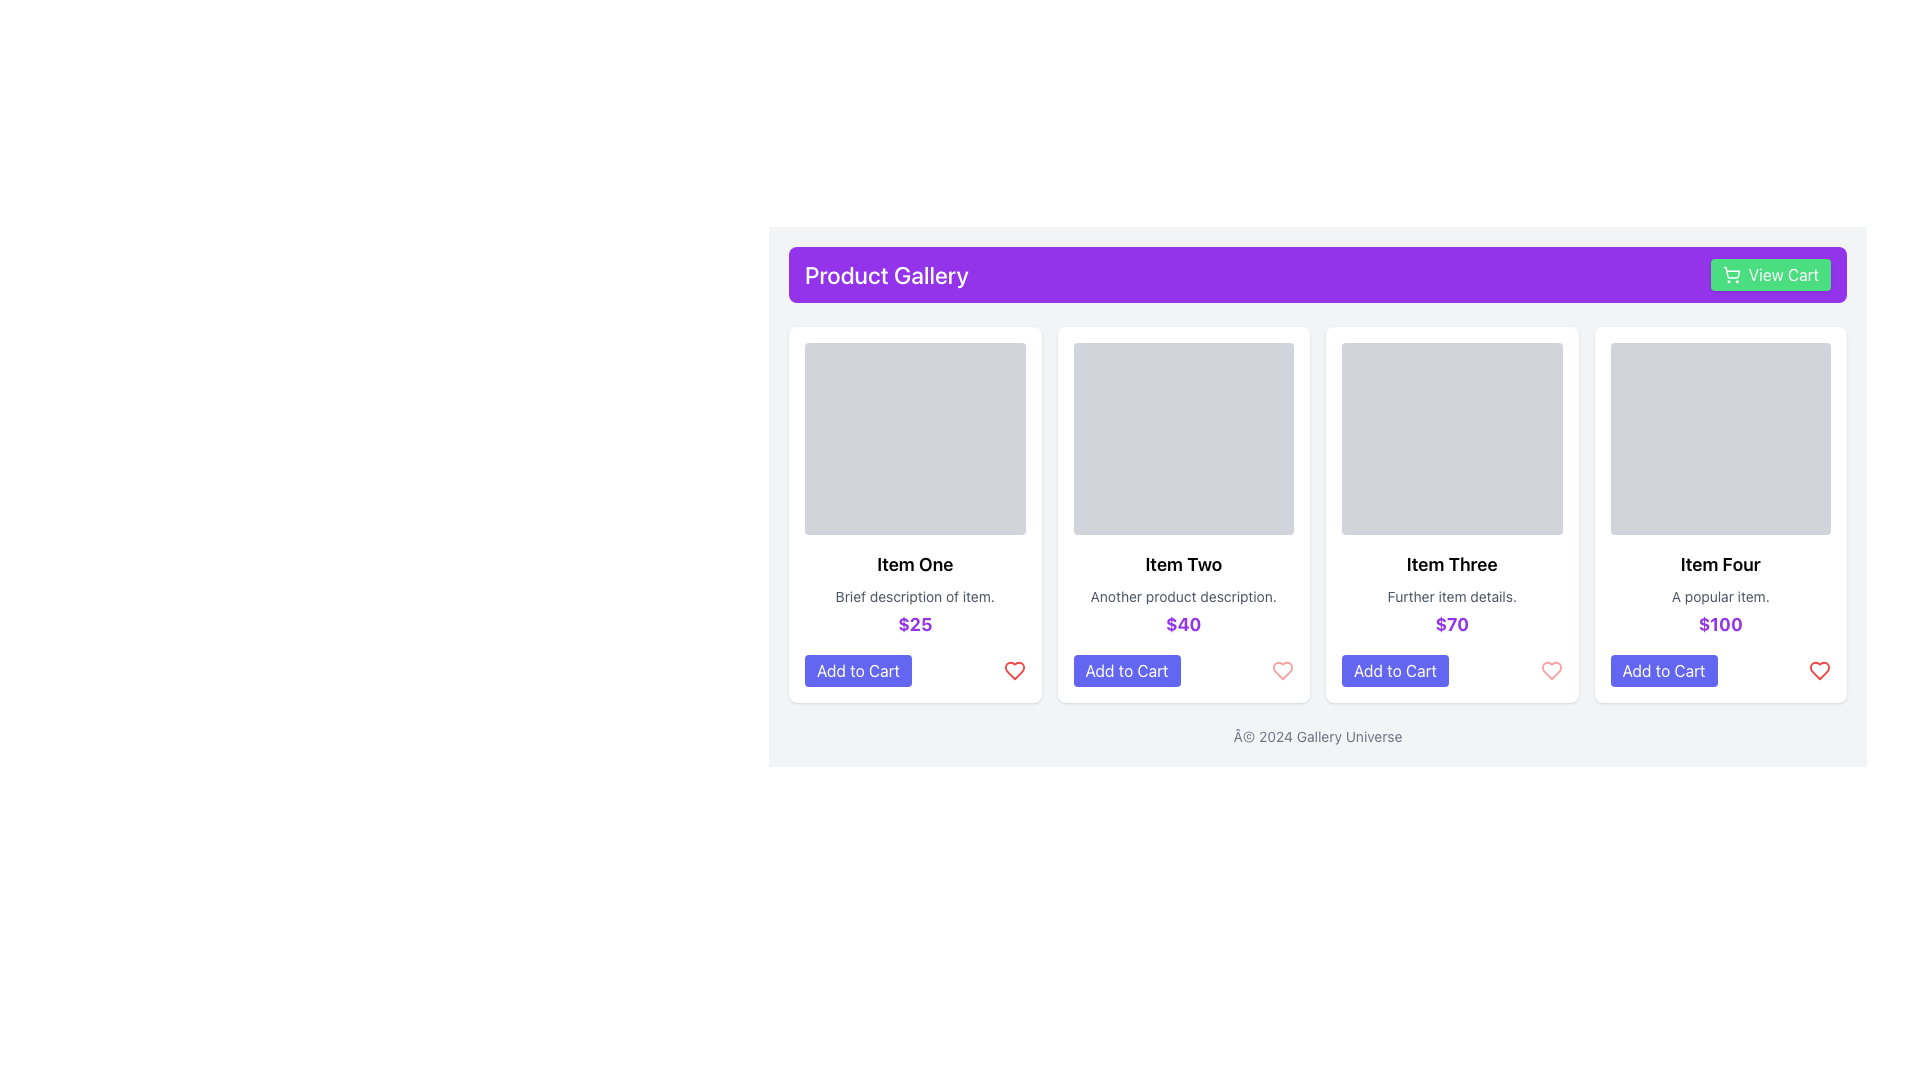  What do you see at coordinates (1664, 671) in the screenshot?
I see `the 'Add to Cart' button with a purple background and white text located at the bottom center of the fourth product card` at bounding box center [1664, 671].